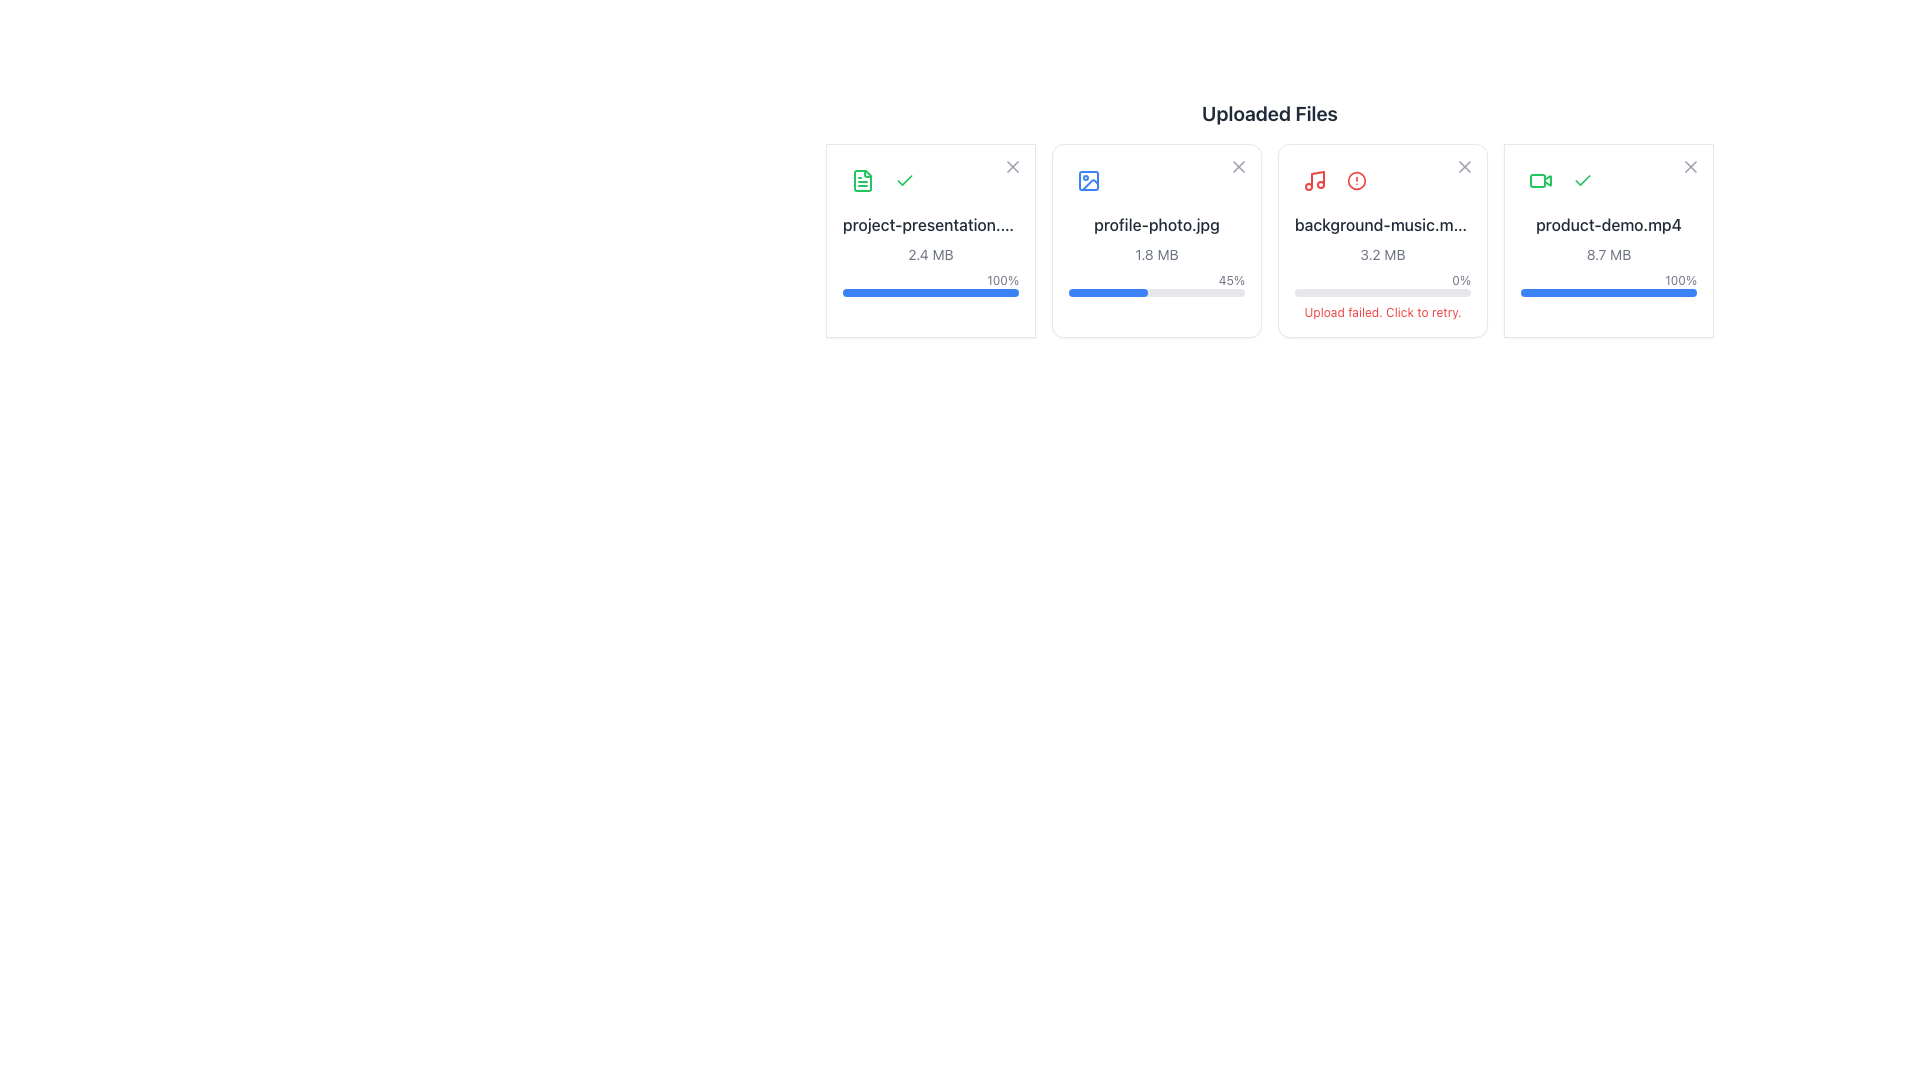 The height and width of the screenshot is (1080, 1920). Describe the element at coordinates (1315, 181) in the screenshot. I see `the music file icon, which is the first item in a horizontally arranged group within the card interface, located at the upper left of the card` at that location.